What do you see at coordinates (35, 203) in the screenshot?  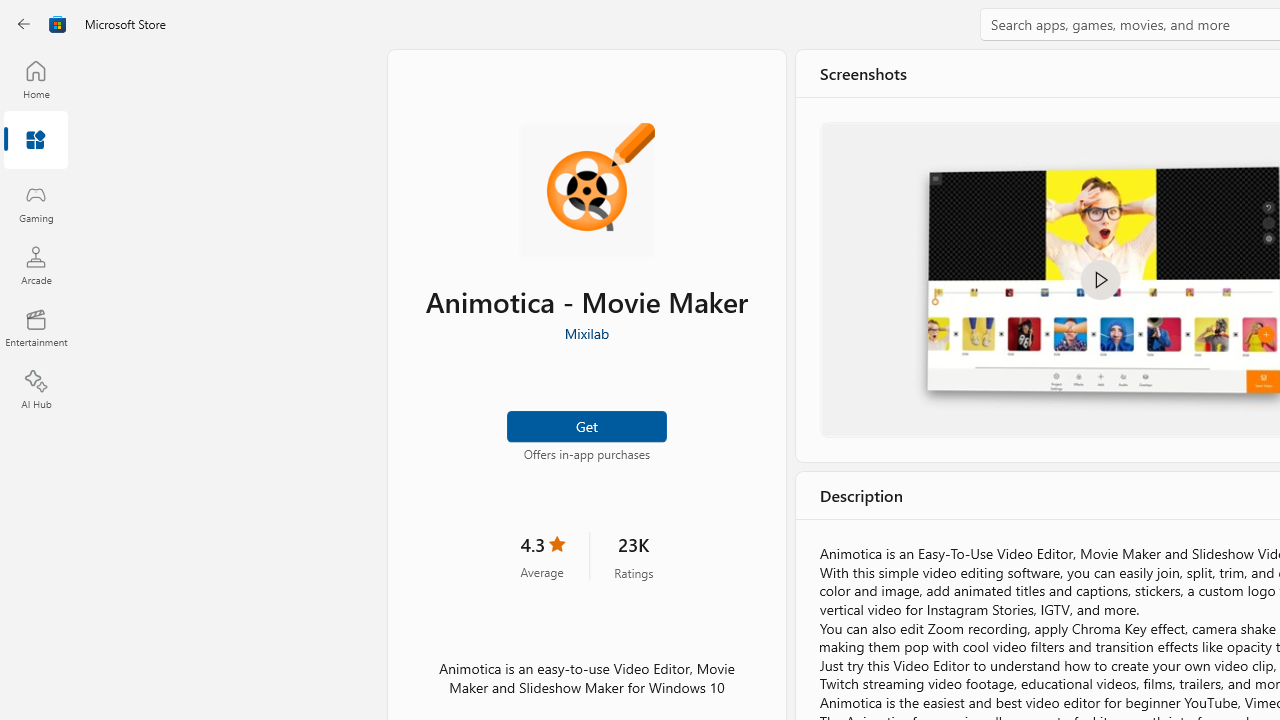 I see `'Gaming'` at bounding box center [35, 203].